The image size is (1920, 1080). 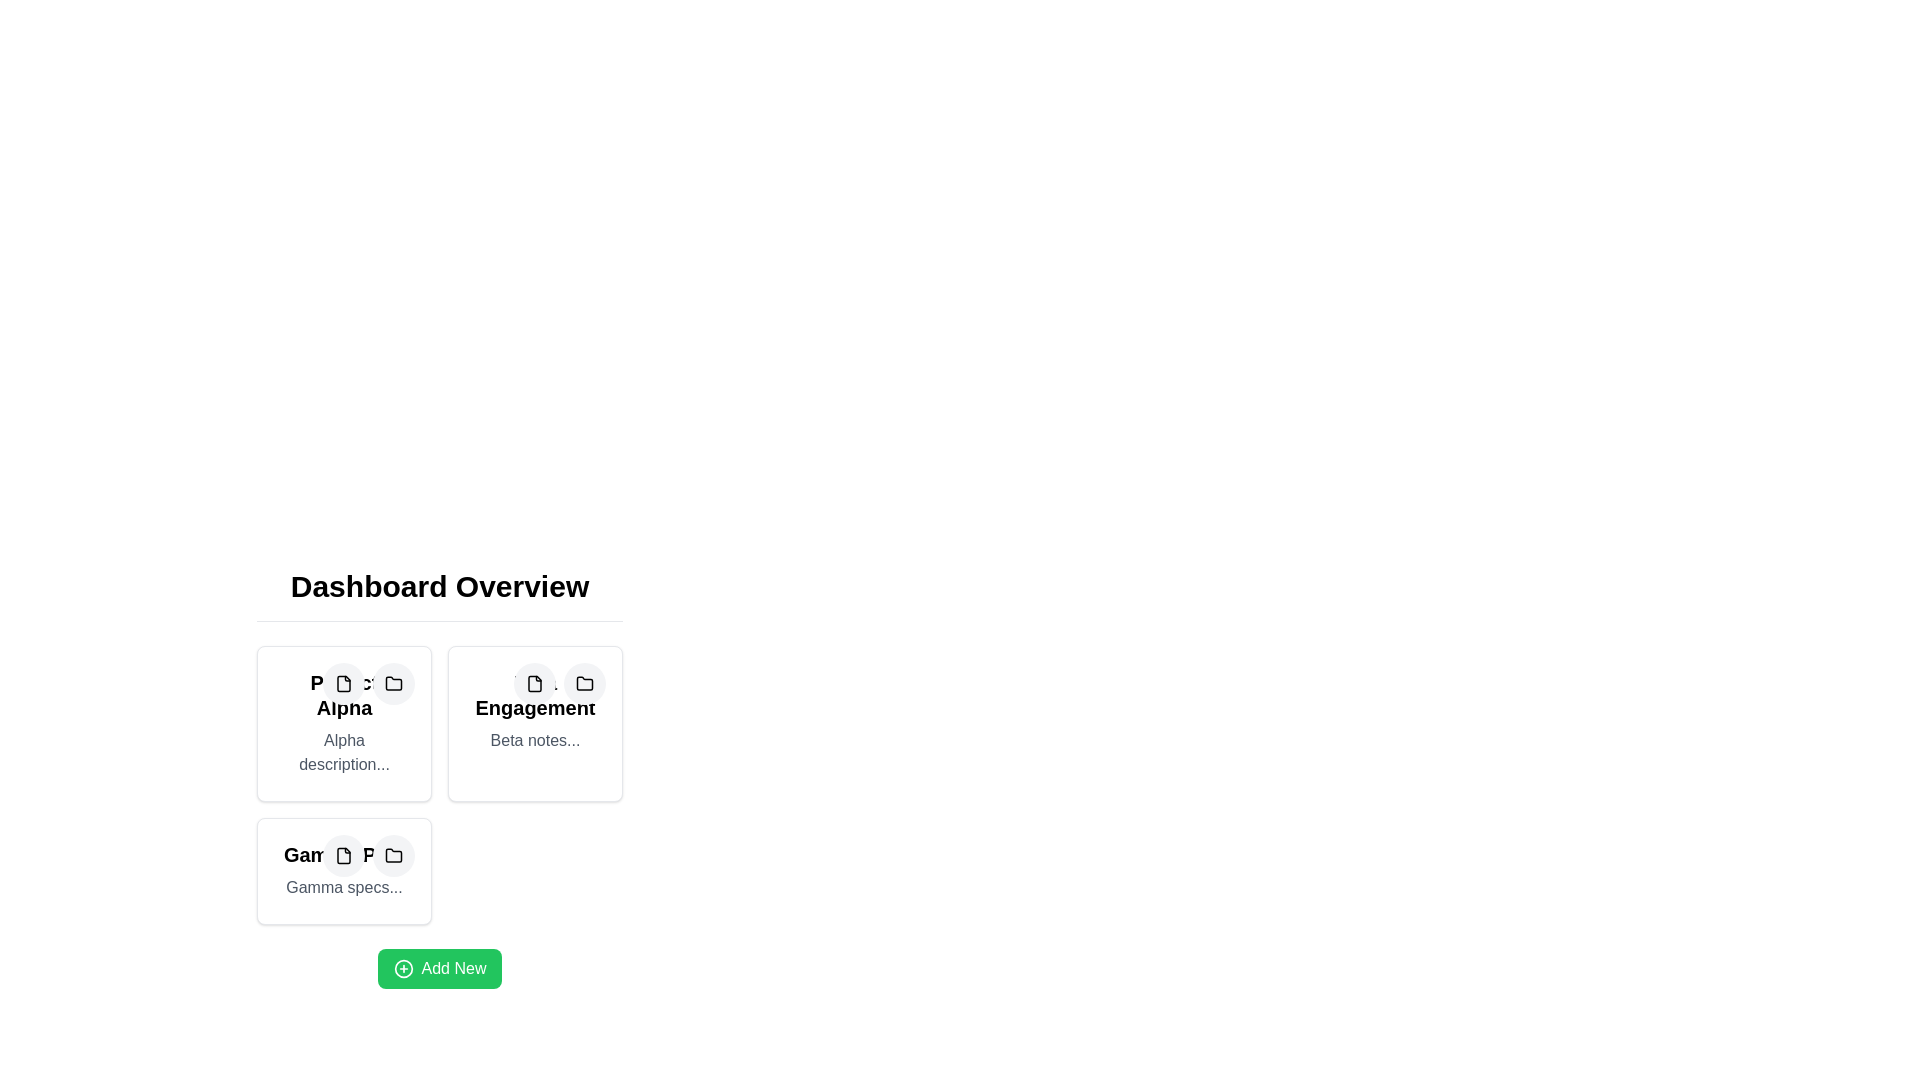 What do you see at coordinates (344, 855) in the screenshot?
I see `the circular button with a light gray background and a document icon located in the top-right corner of the lower-left card in the grid` at bounding box center [344, 855].